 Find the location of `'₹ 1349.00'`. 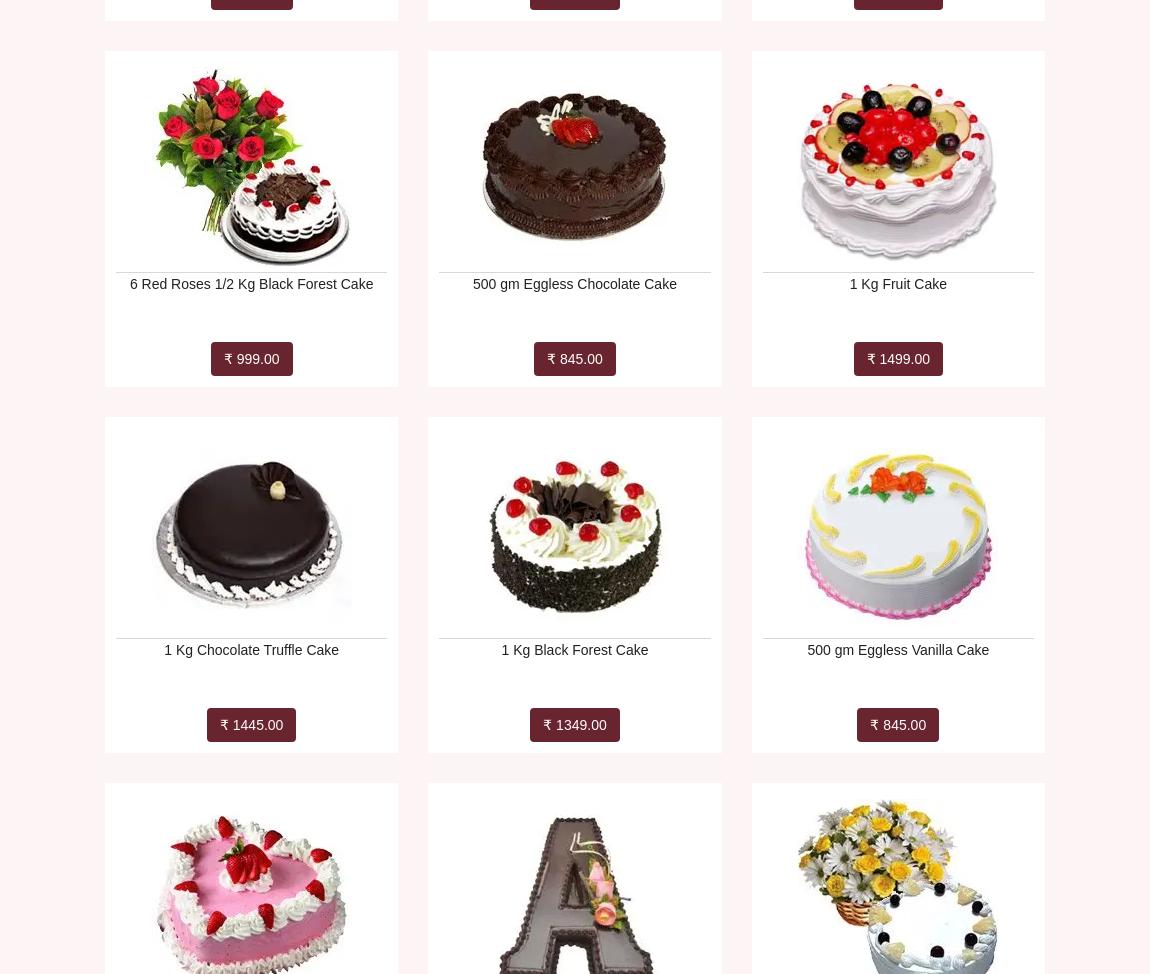

'₹ 1349.00' is located at coordinates (574, 725).